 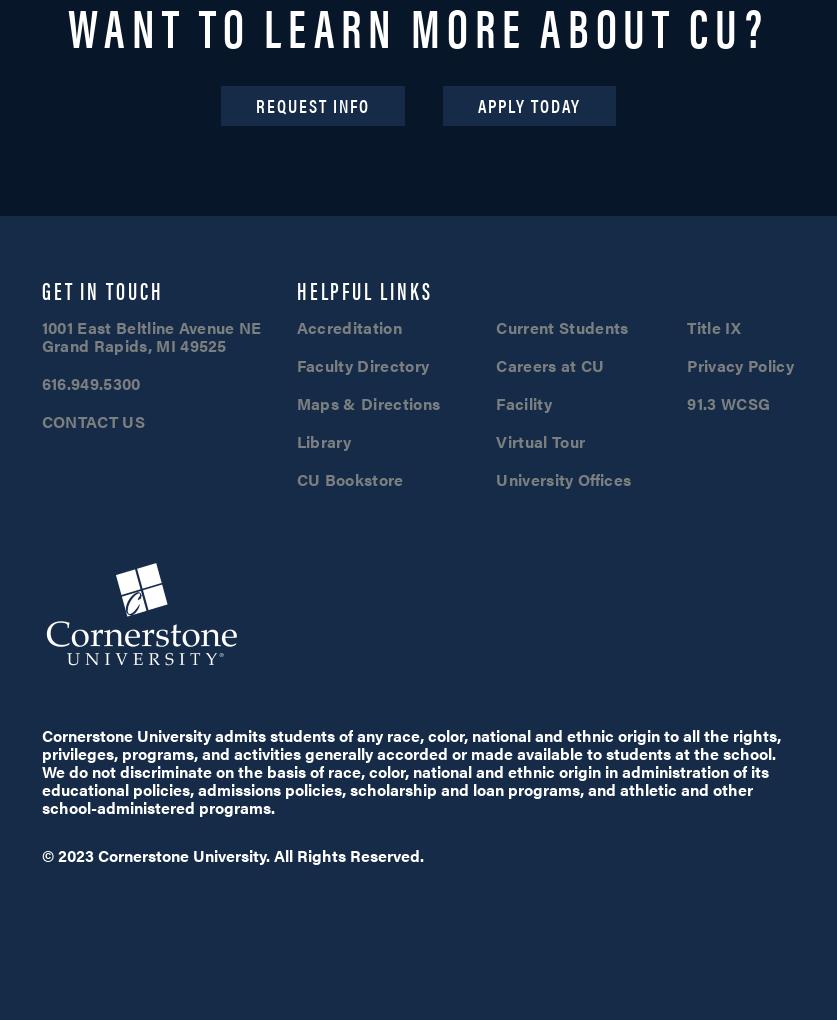 I want to click on 'Request Info', so click(x=313, y=104).